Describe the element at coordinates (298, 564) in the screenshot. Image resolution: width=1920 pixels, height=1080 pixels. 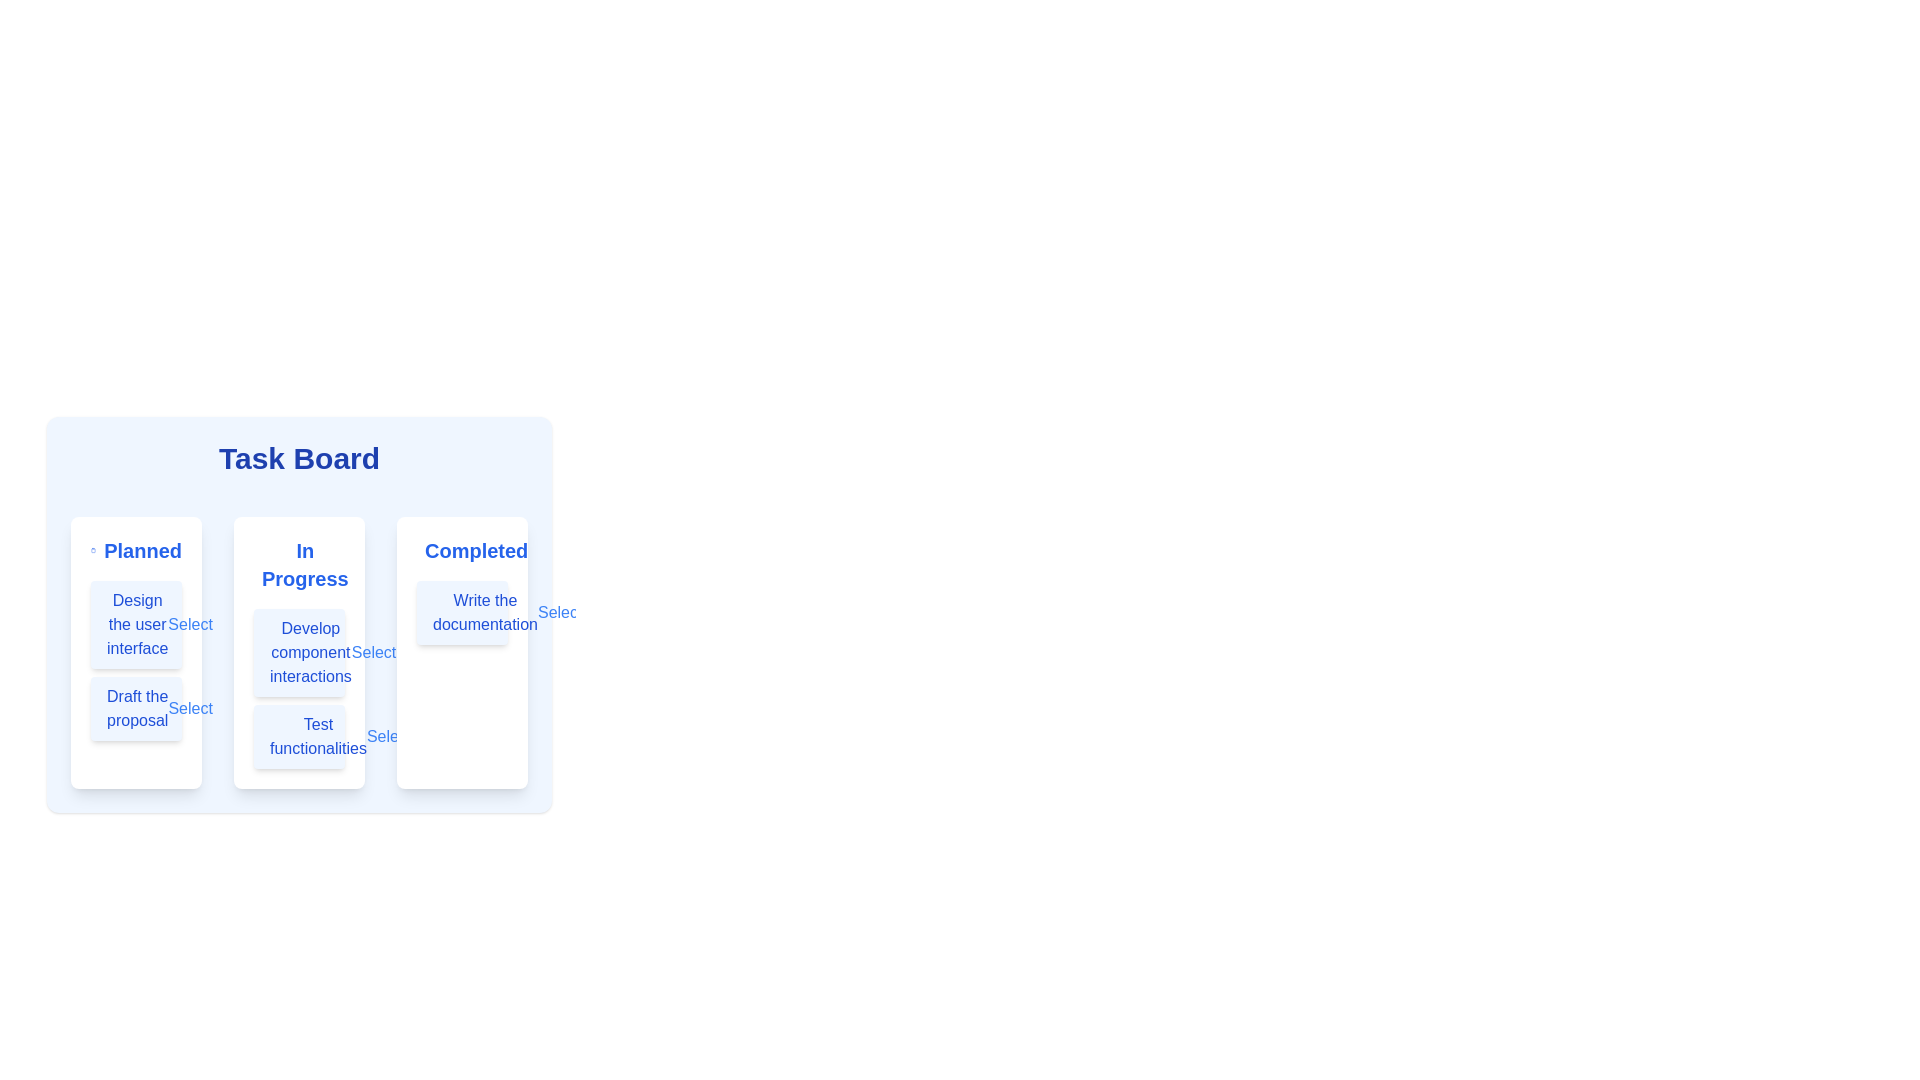
I see `the 'In Progress' text label that serves as the title for the middle column on the task board interface` at that location.